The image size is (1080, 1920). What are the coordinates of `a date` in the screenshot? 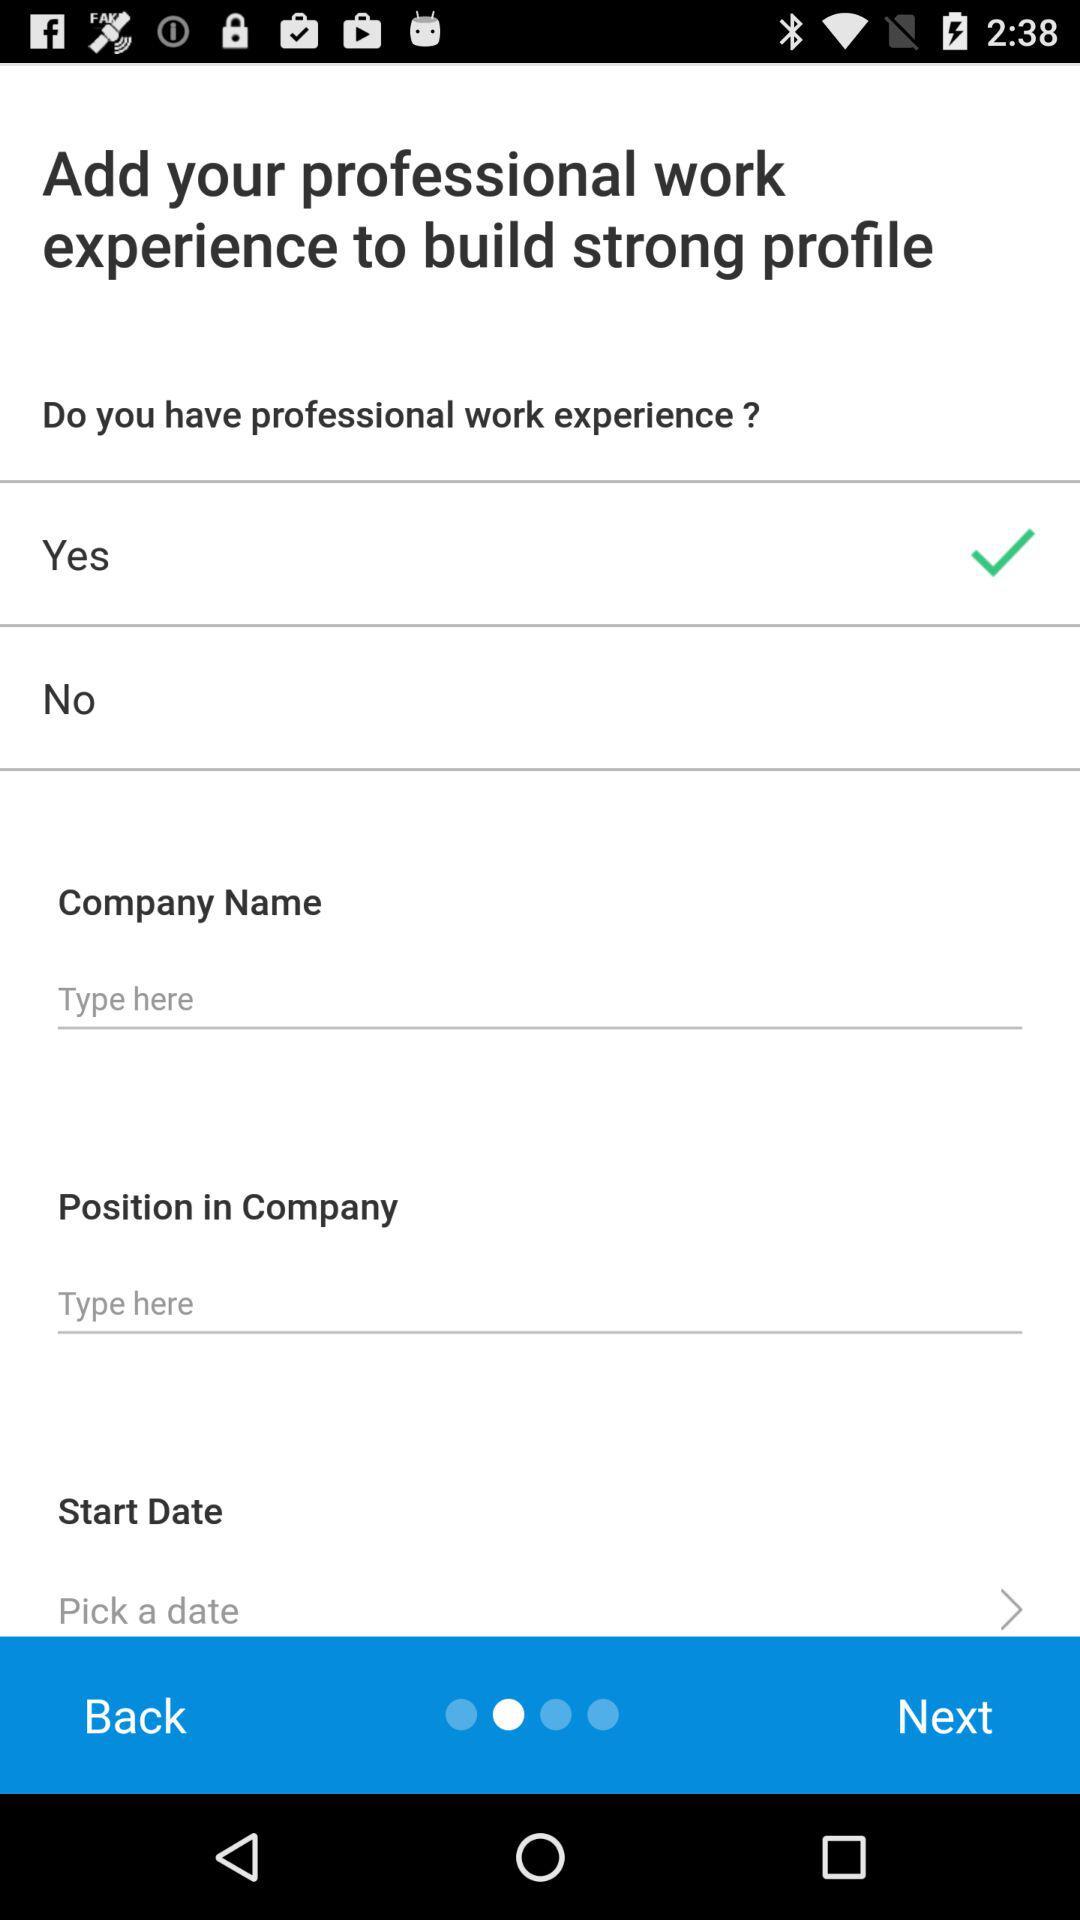 It's located at (540, 1601).